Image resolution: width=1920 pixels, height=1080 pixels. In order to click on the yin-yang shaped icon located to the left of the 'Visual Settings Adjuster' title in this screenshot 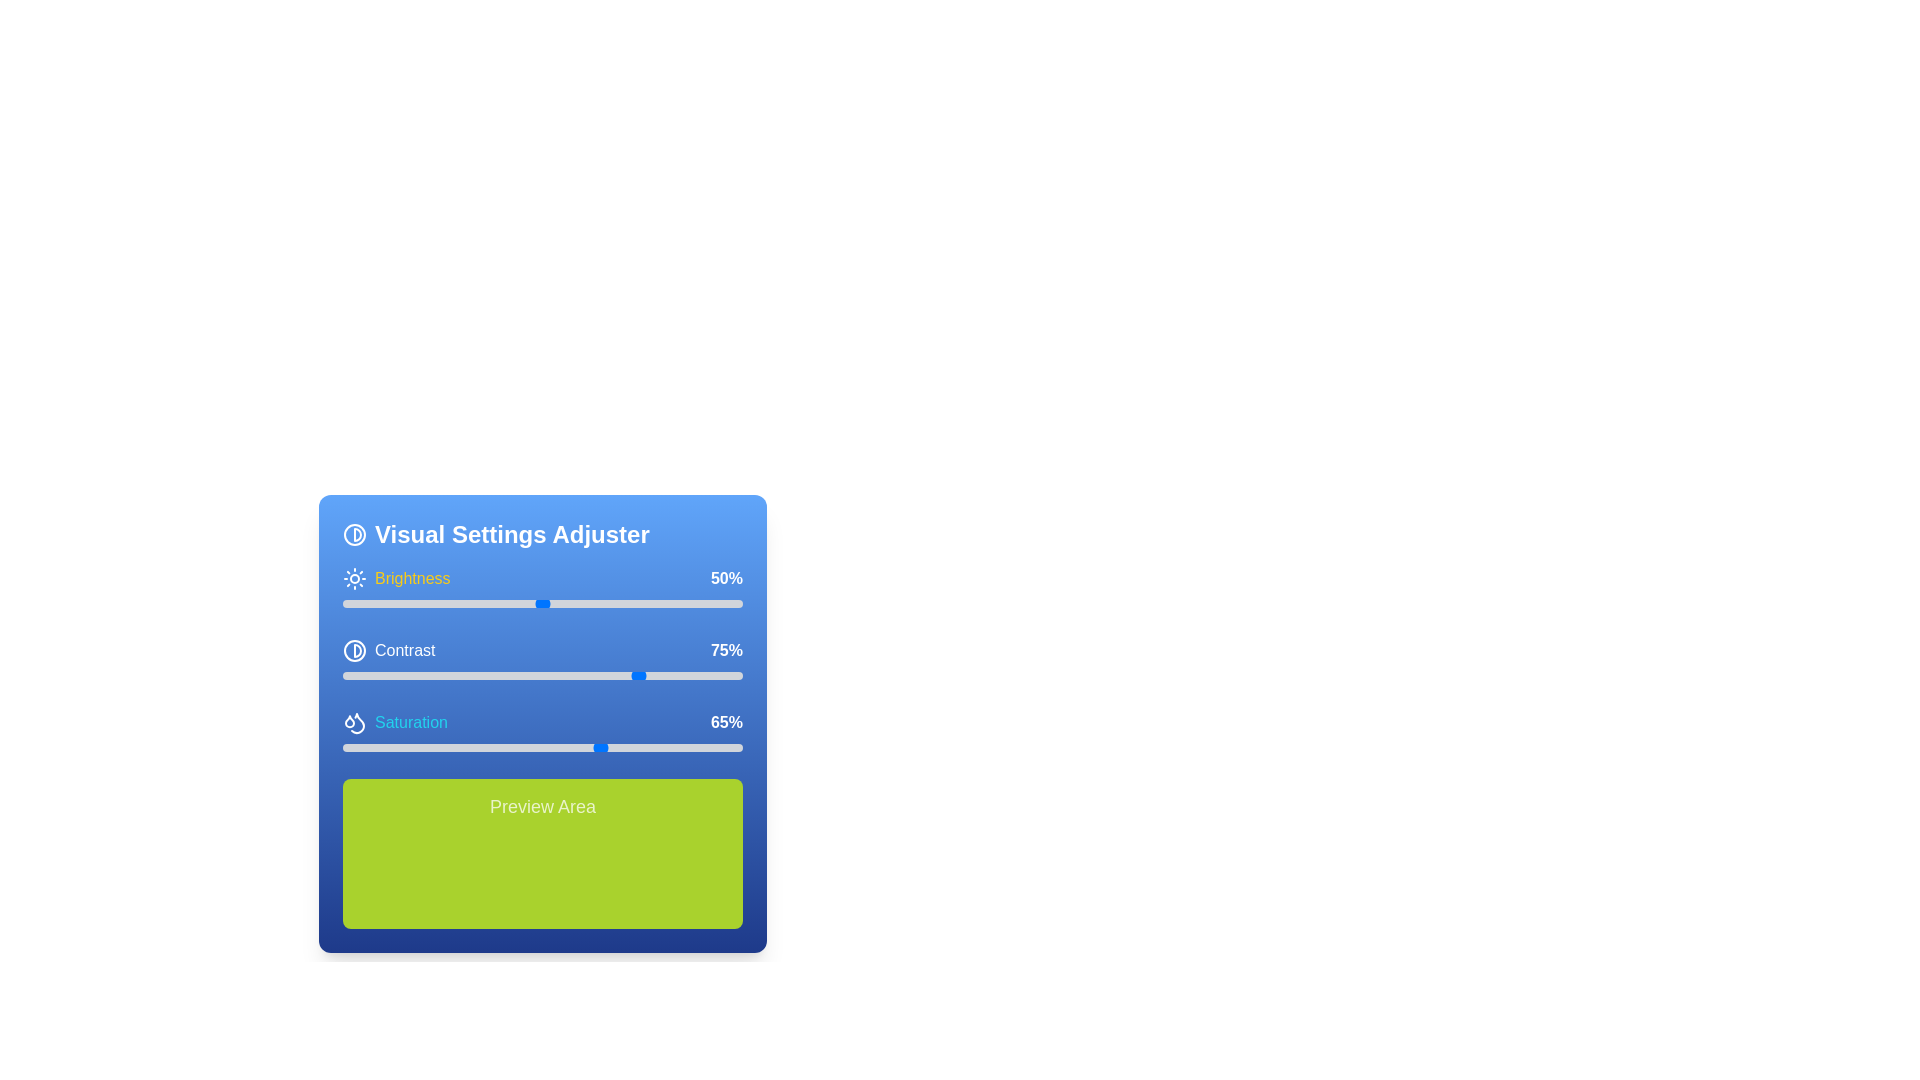, I will do `click(355, 534)`.